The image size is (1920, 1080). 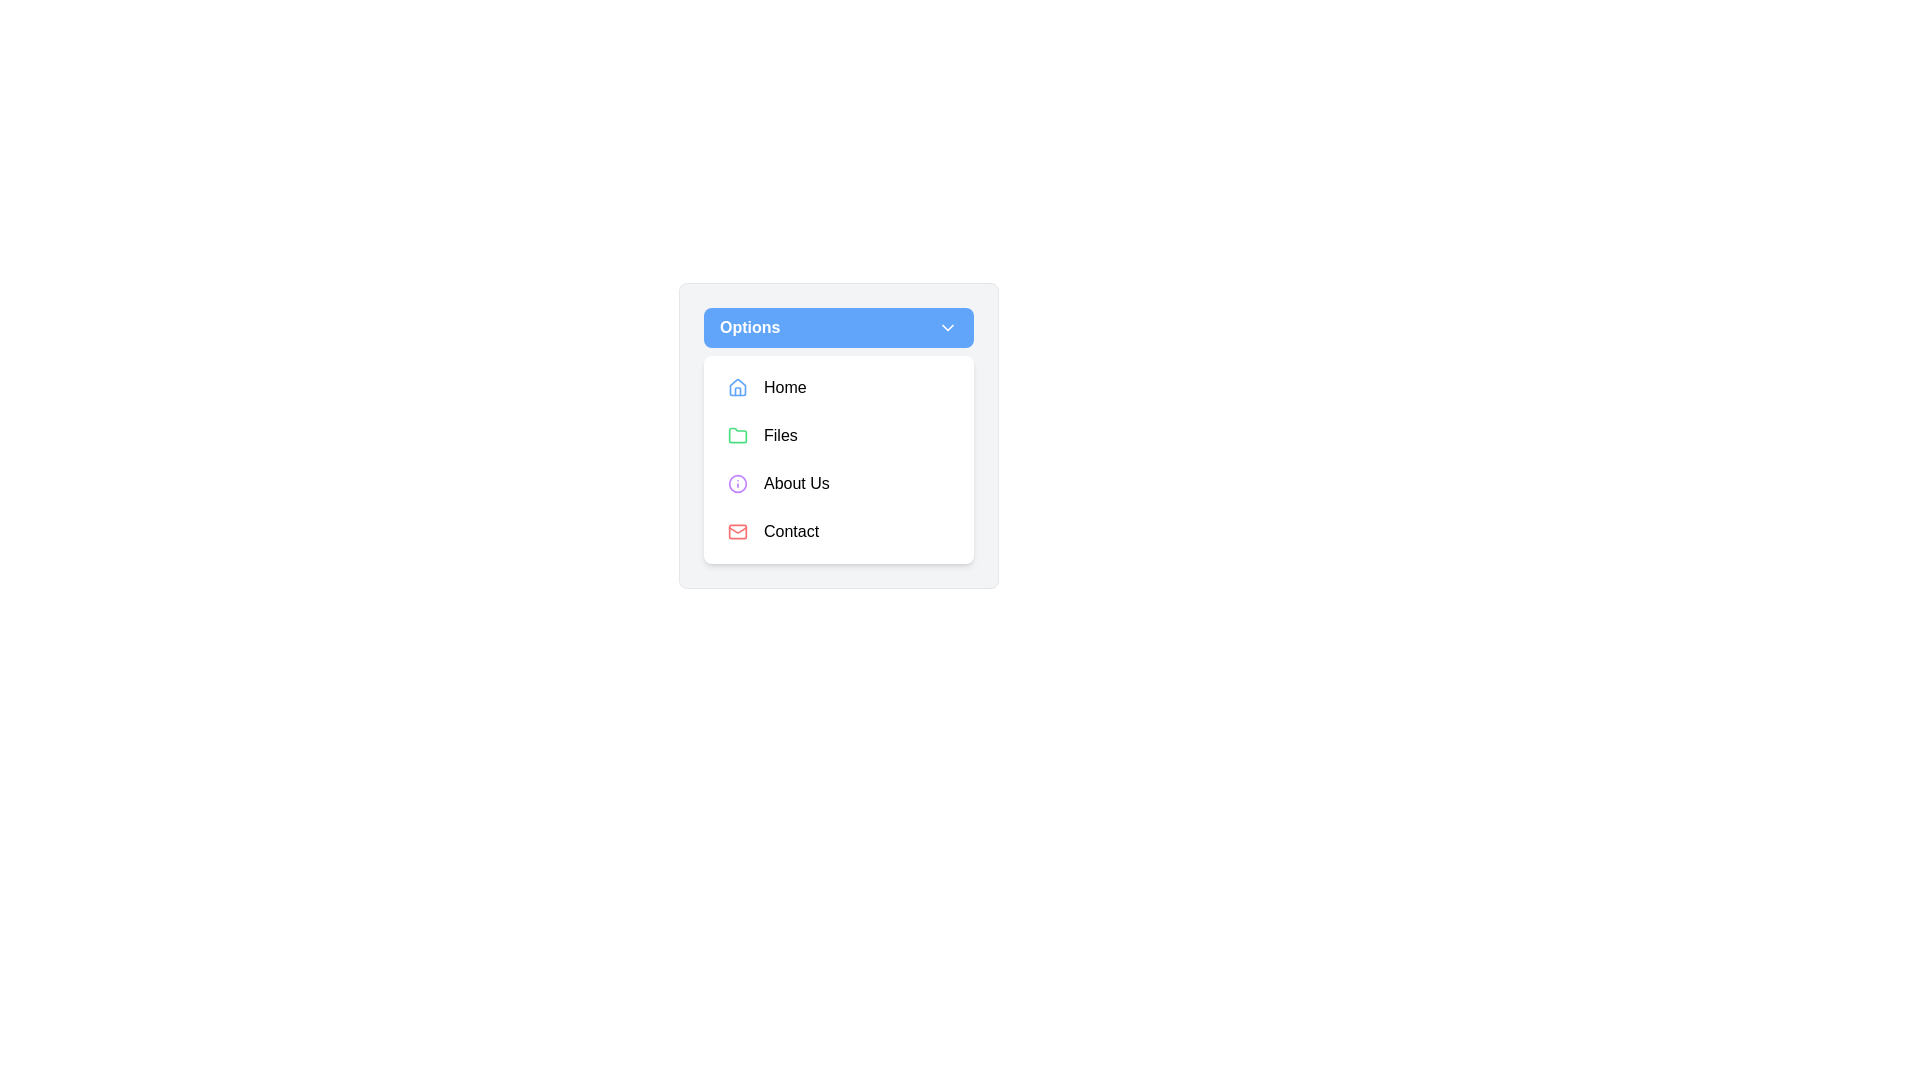 What do you see at coordinates (737, 434) in the screenshot?
I see `the folder icon in the dropdown menu` at bounding box center [737, 434].